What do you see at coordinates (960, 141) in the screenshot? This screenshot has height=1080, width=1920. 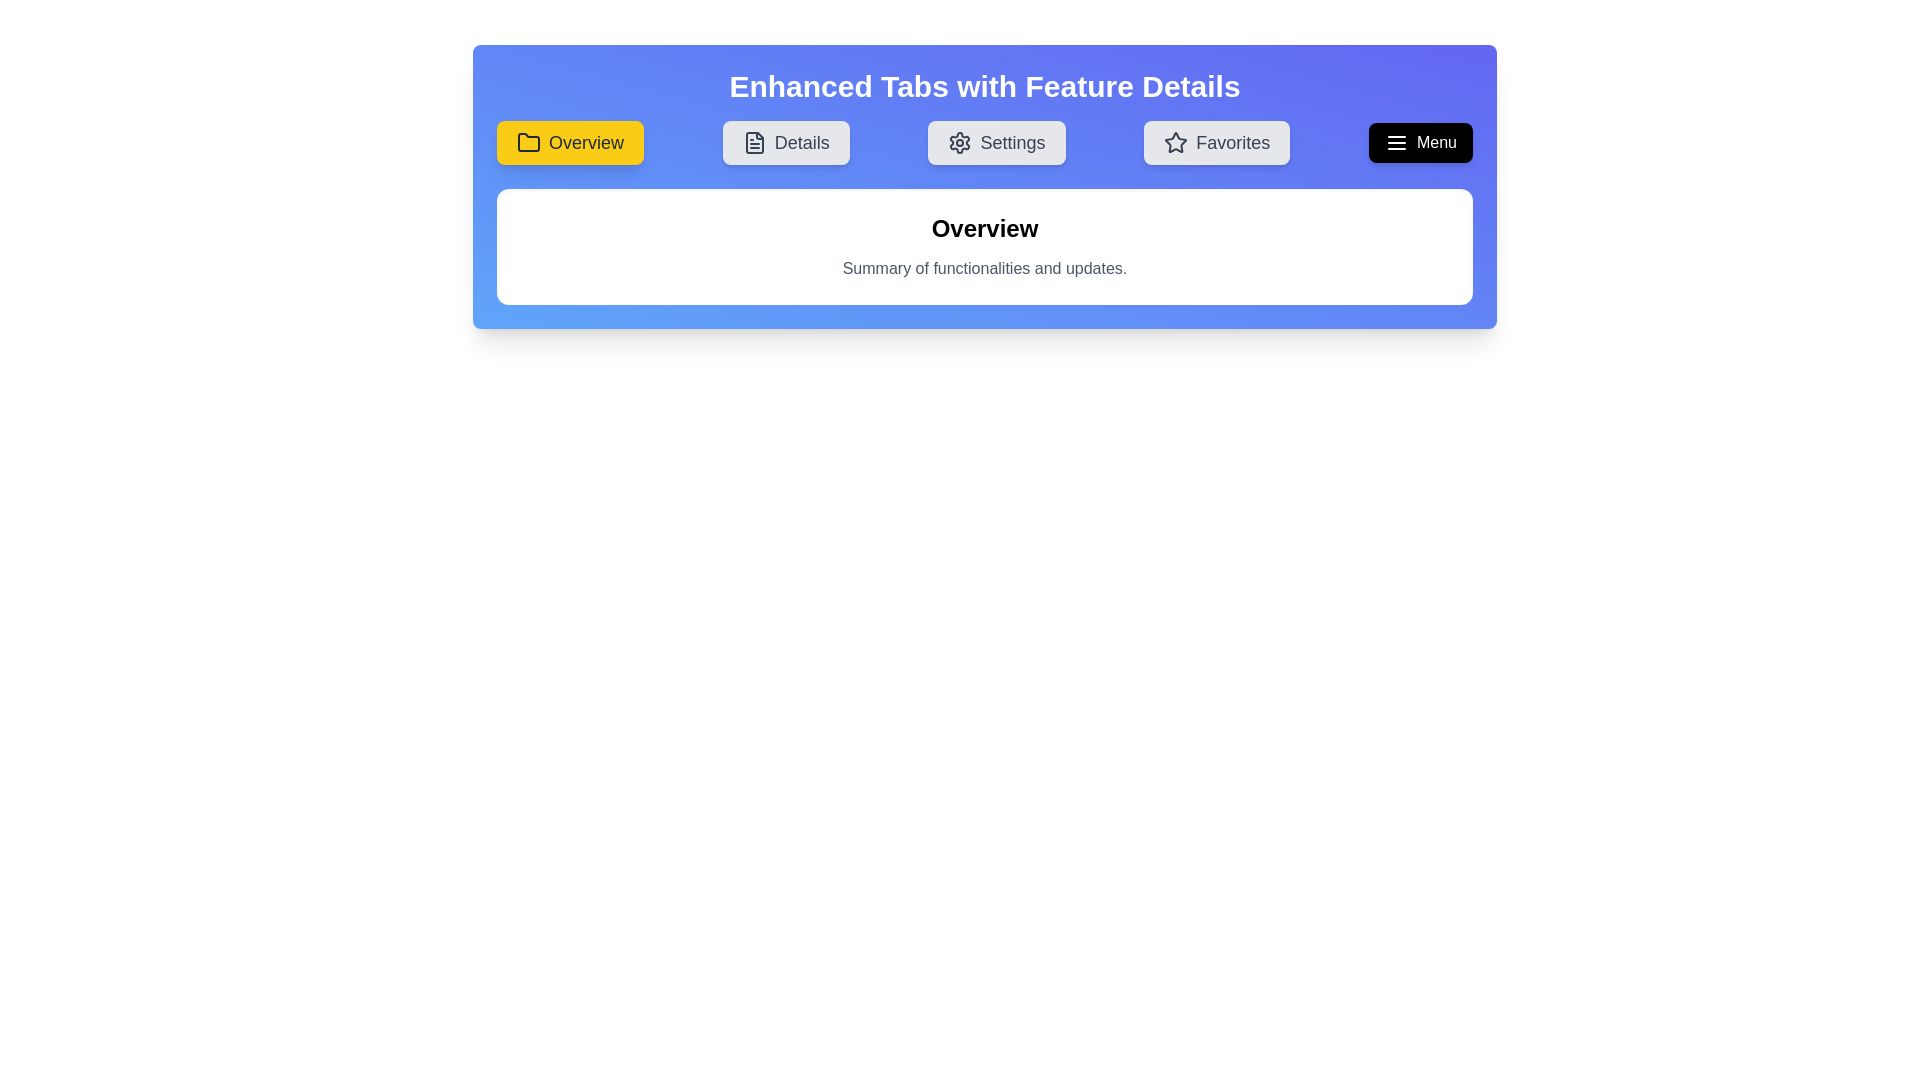 I see `the 'Settings' tab button, which contains a gray gear icon` at bounding box center [960, 141].